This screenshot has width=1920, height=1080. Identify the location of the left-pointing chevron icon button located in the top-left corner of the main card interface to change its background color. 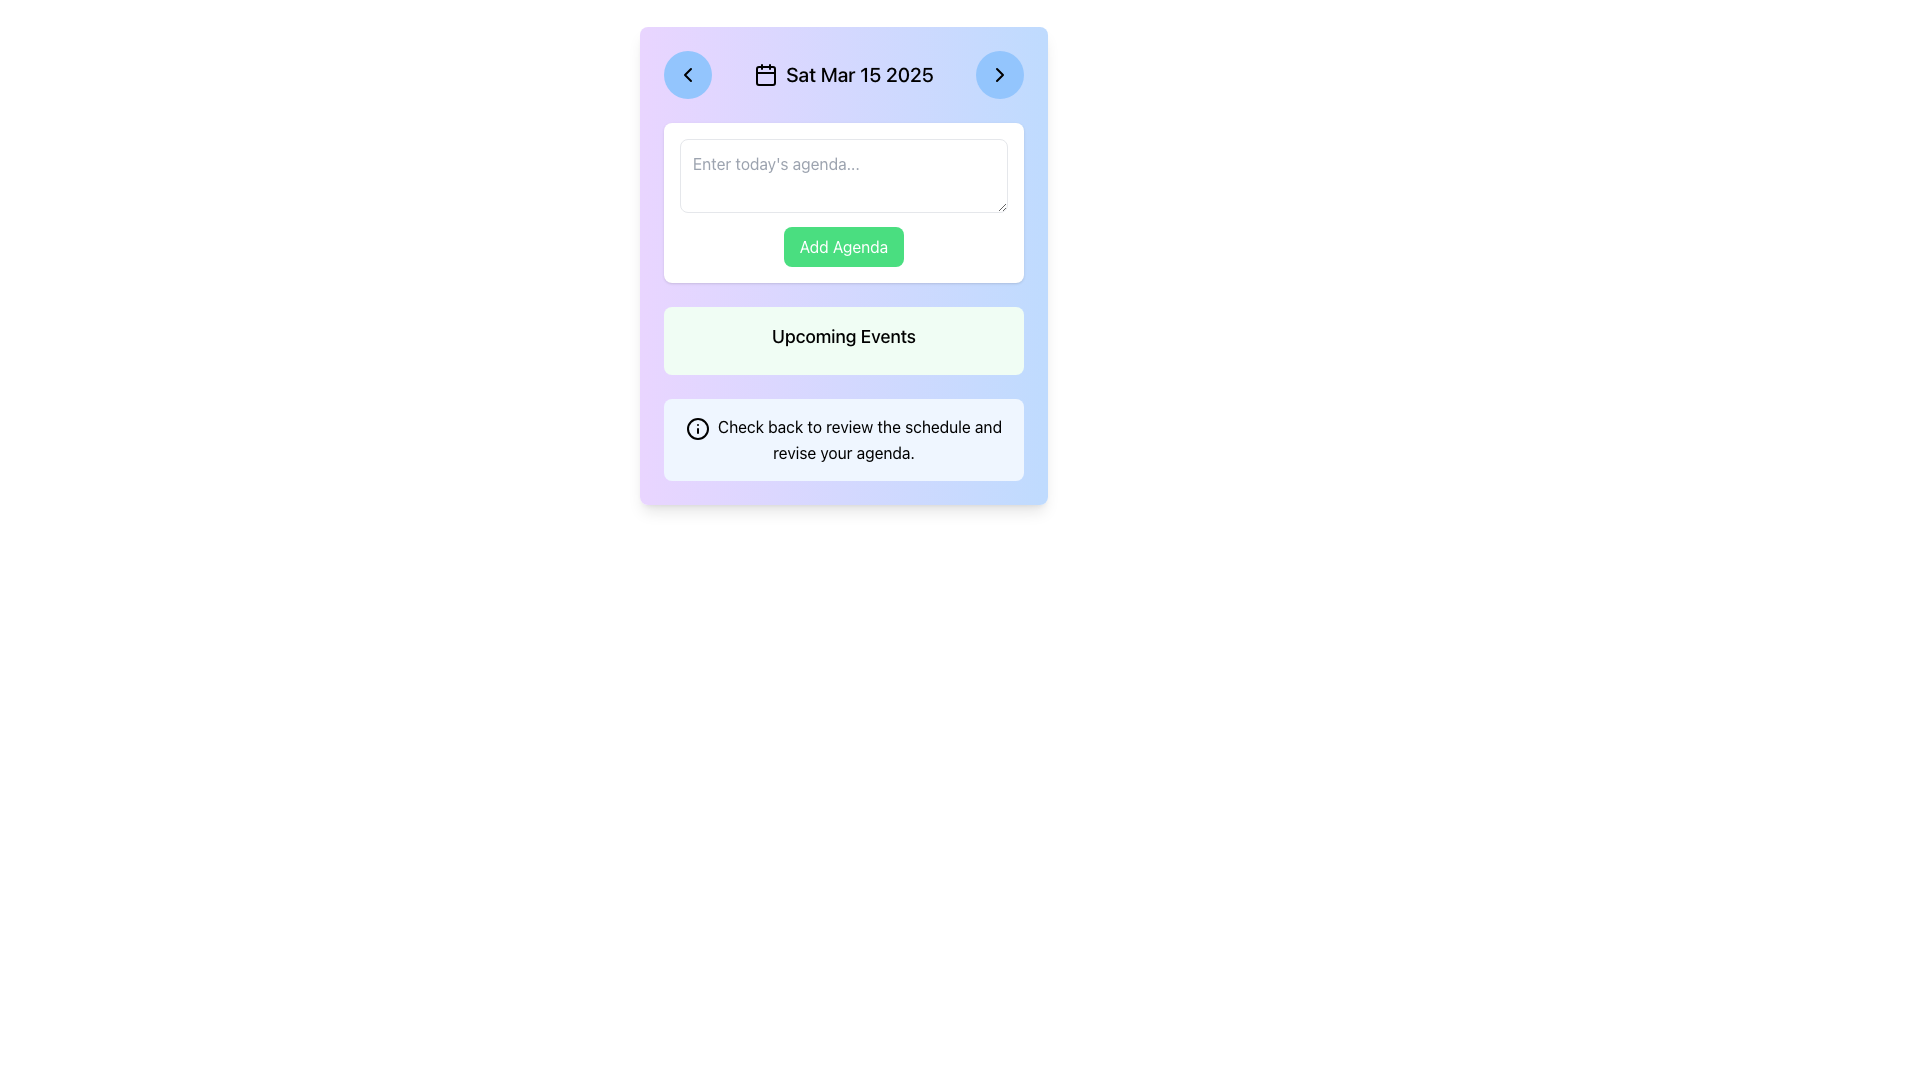
(687, 73).